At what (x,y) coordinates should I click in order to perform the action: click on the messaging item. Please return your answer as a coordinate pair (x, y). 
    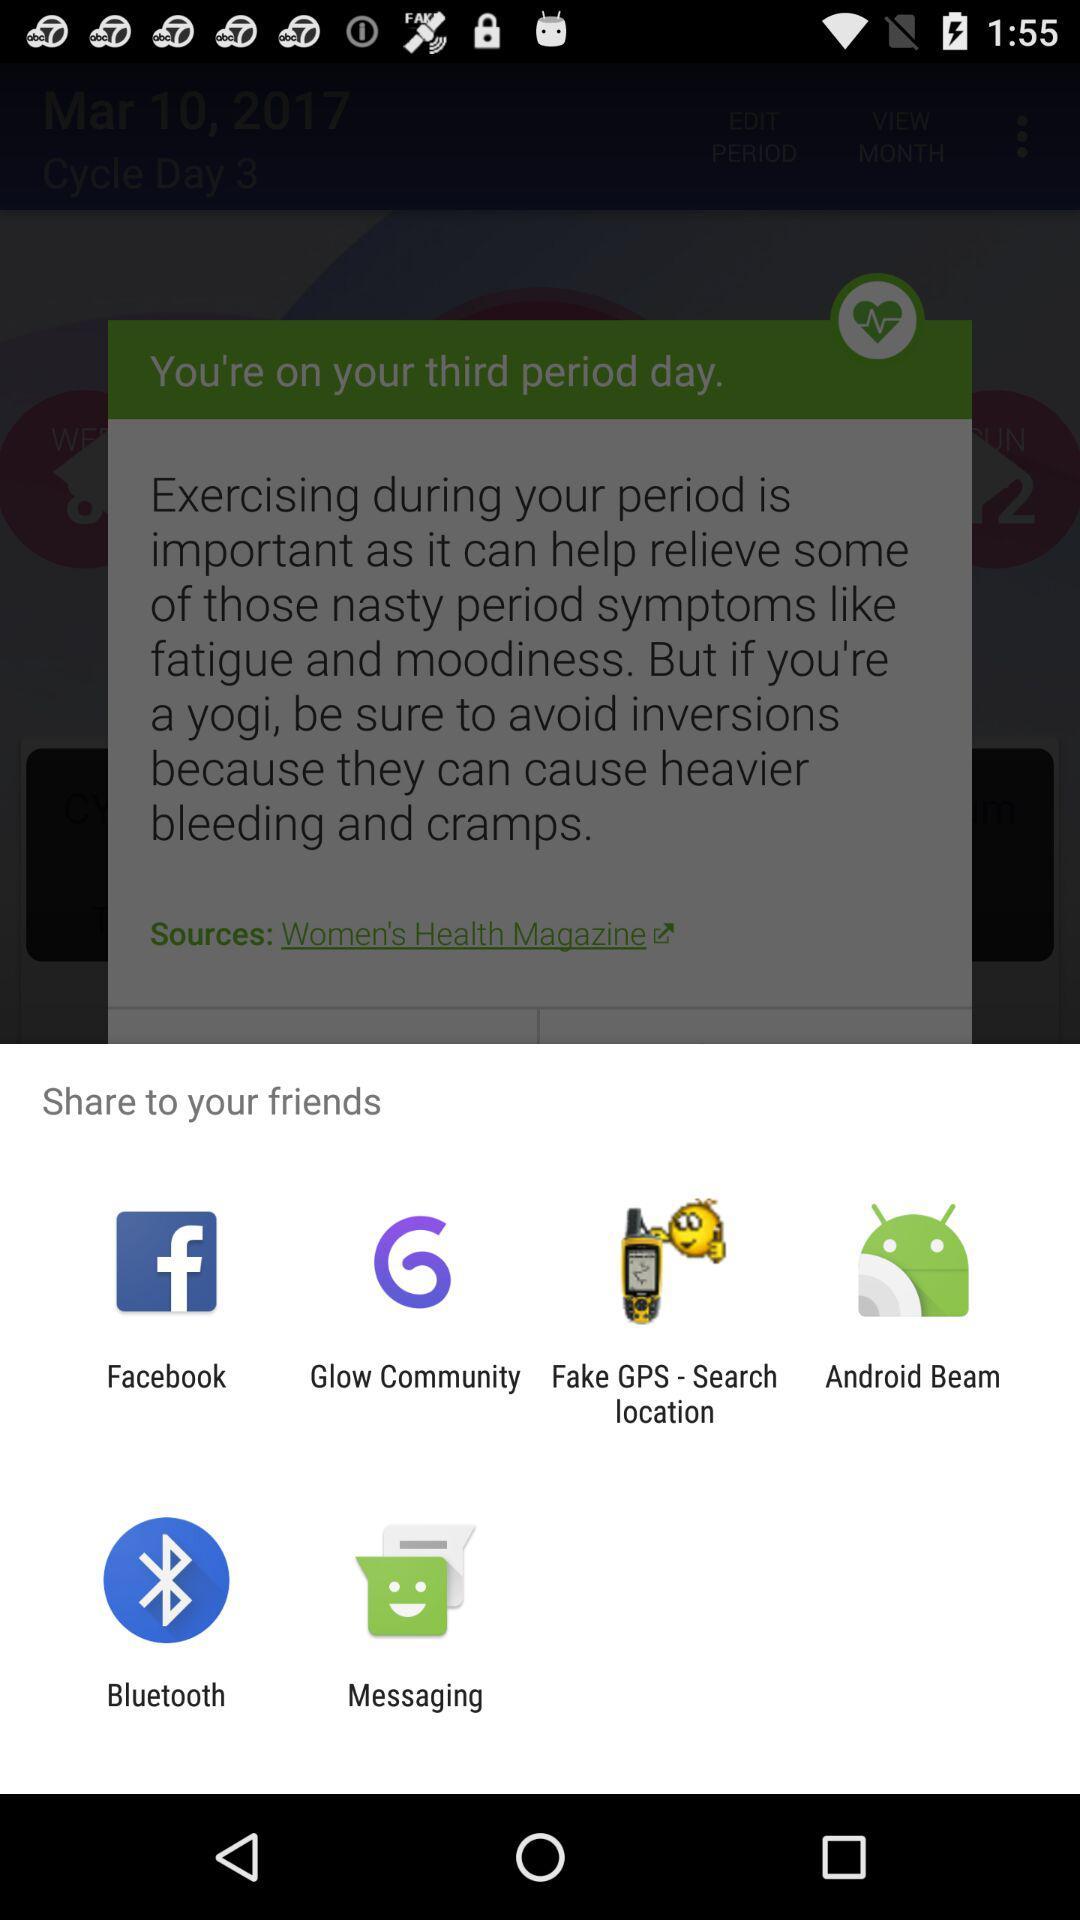
    Looking at the image, I should click on (414, 1711).